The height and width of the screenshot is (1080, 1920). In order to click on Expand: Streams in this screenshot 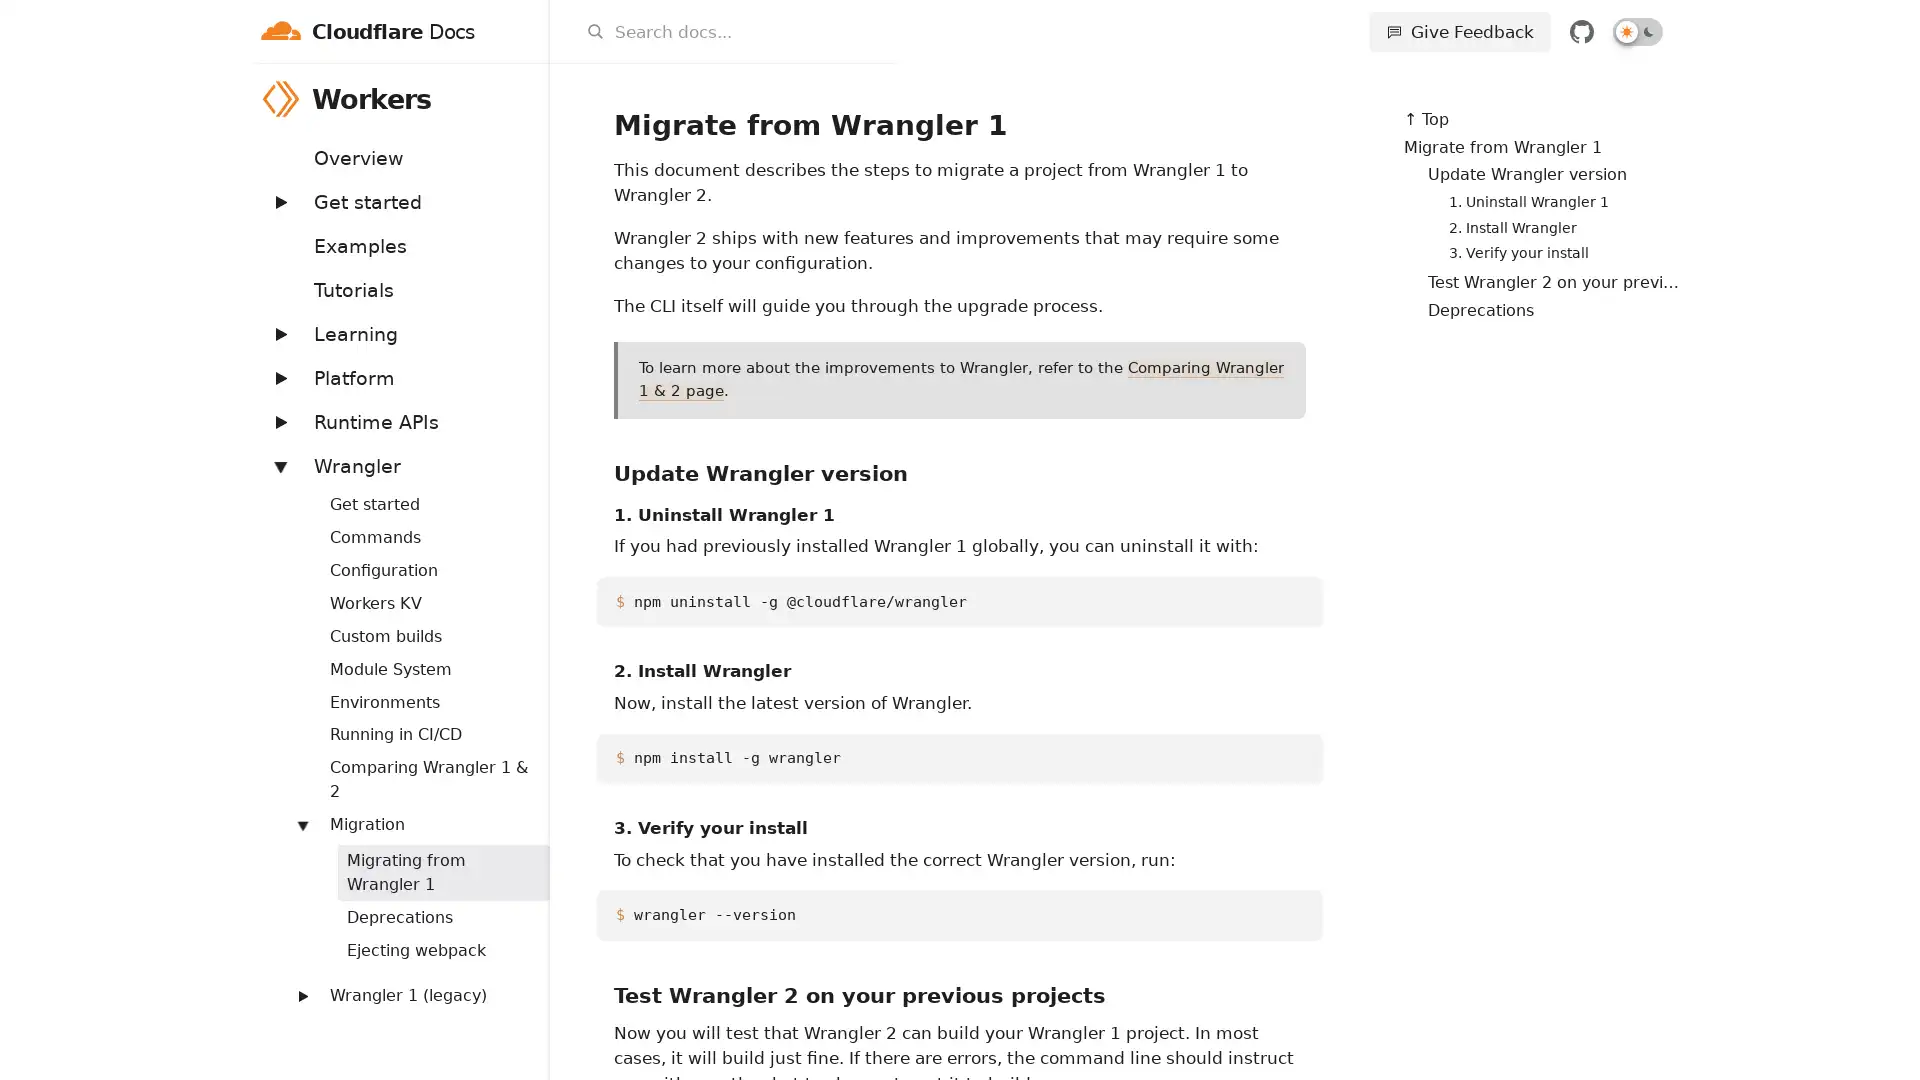, I will do `click(291, 921)`.